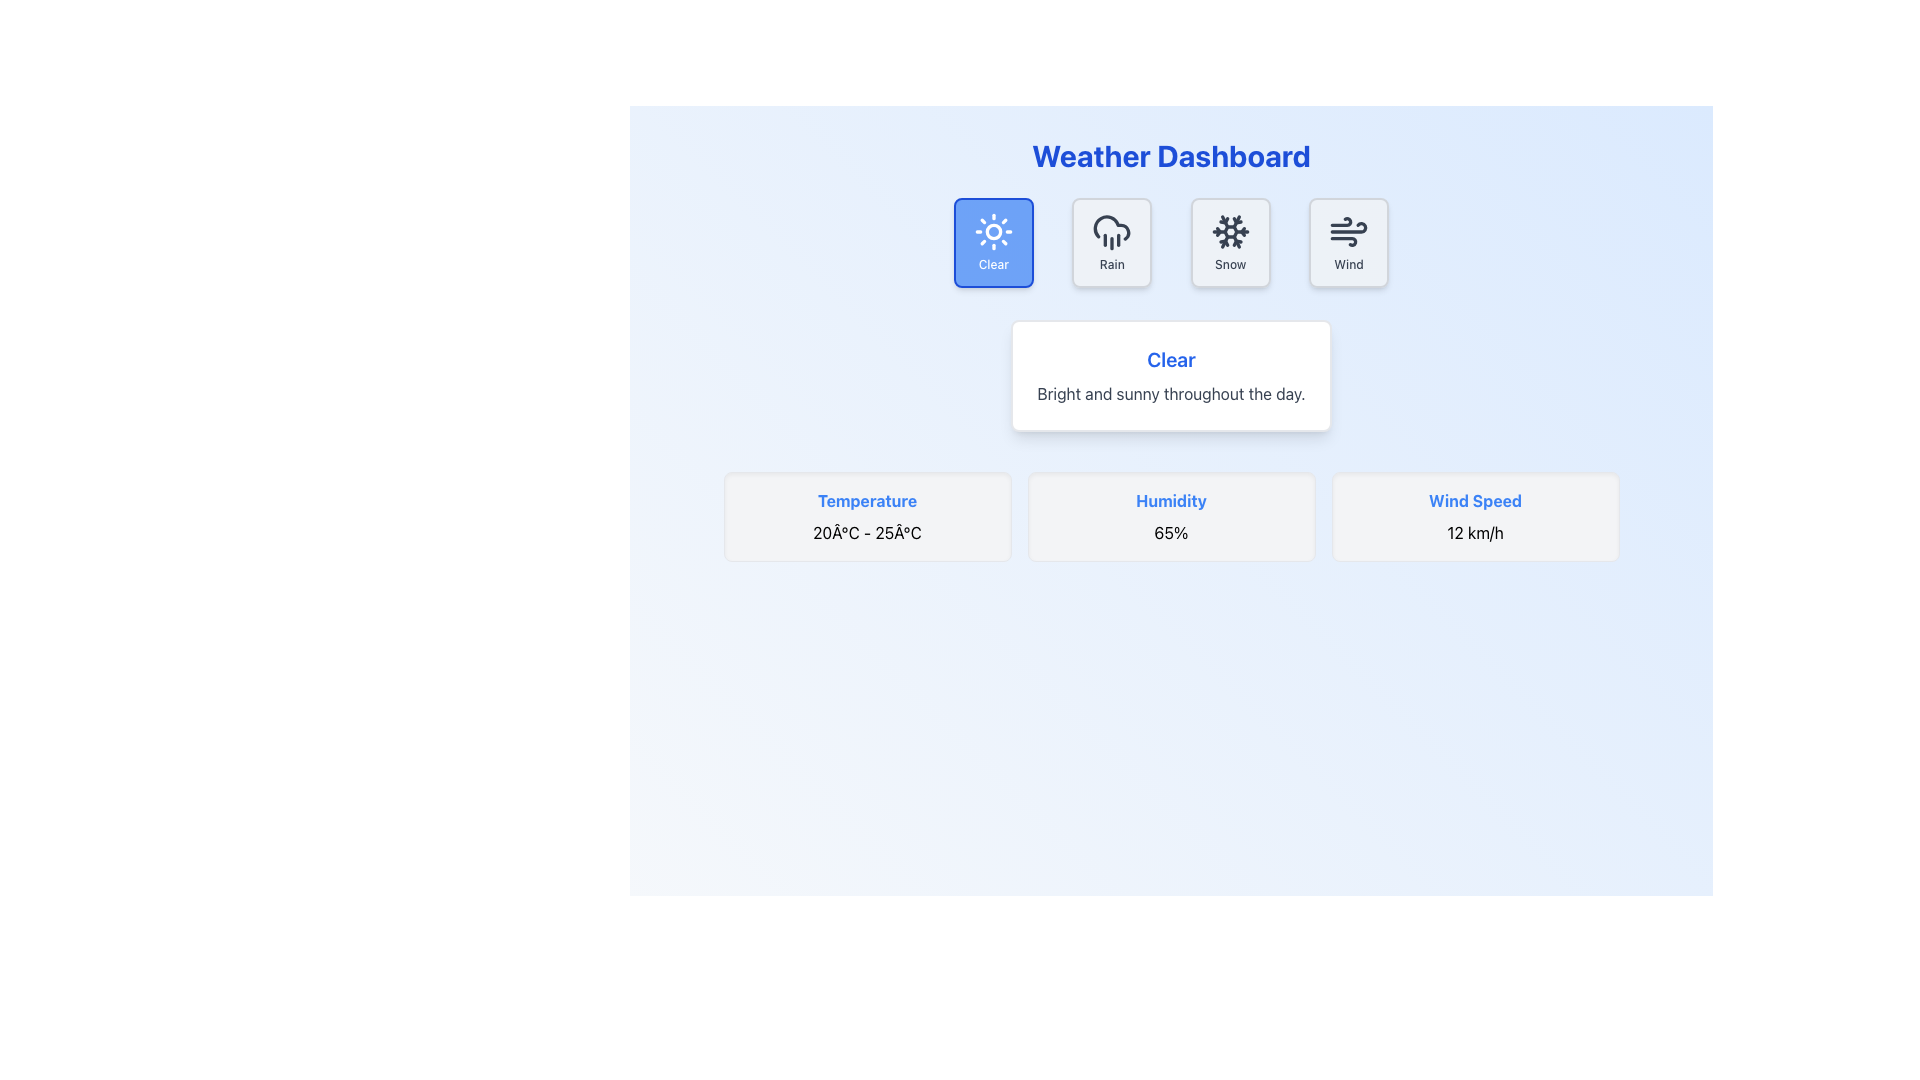 The width and height of the screenshot is (1920, 1080). Describe the element at coordinates (1171, 154) in the screenshot. I see `the main heading of the Weather Dashboard located at the top-center of the page interface` at that location.